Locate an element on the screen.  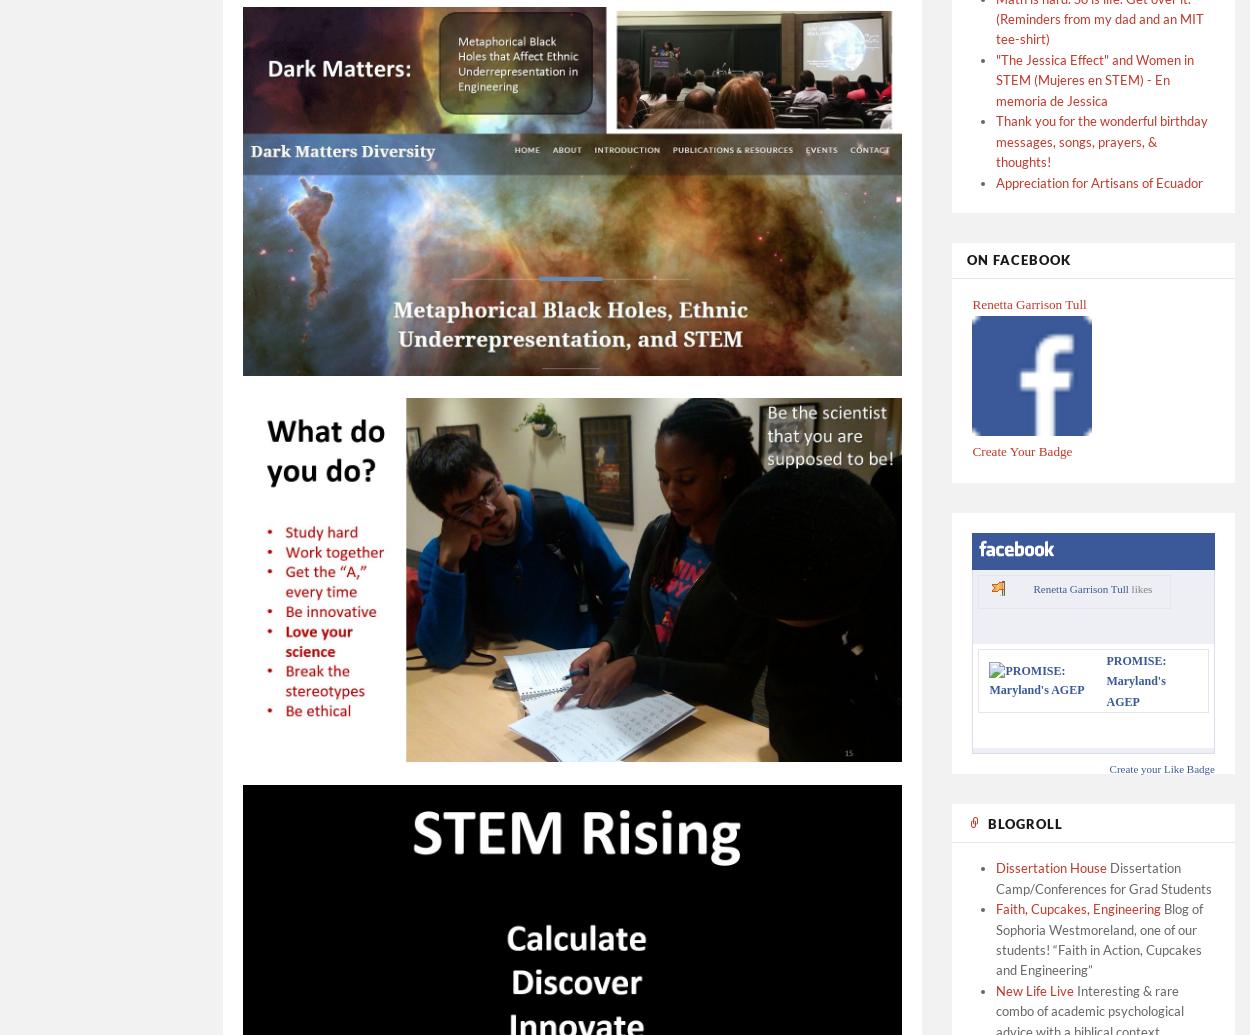
'Dissertation Camp/Conferences for Grad Students' is located at coordinates (1103, 876).